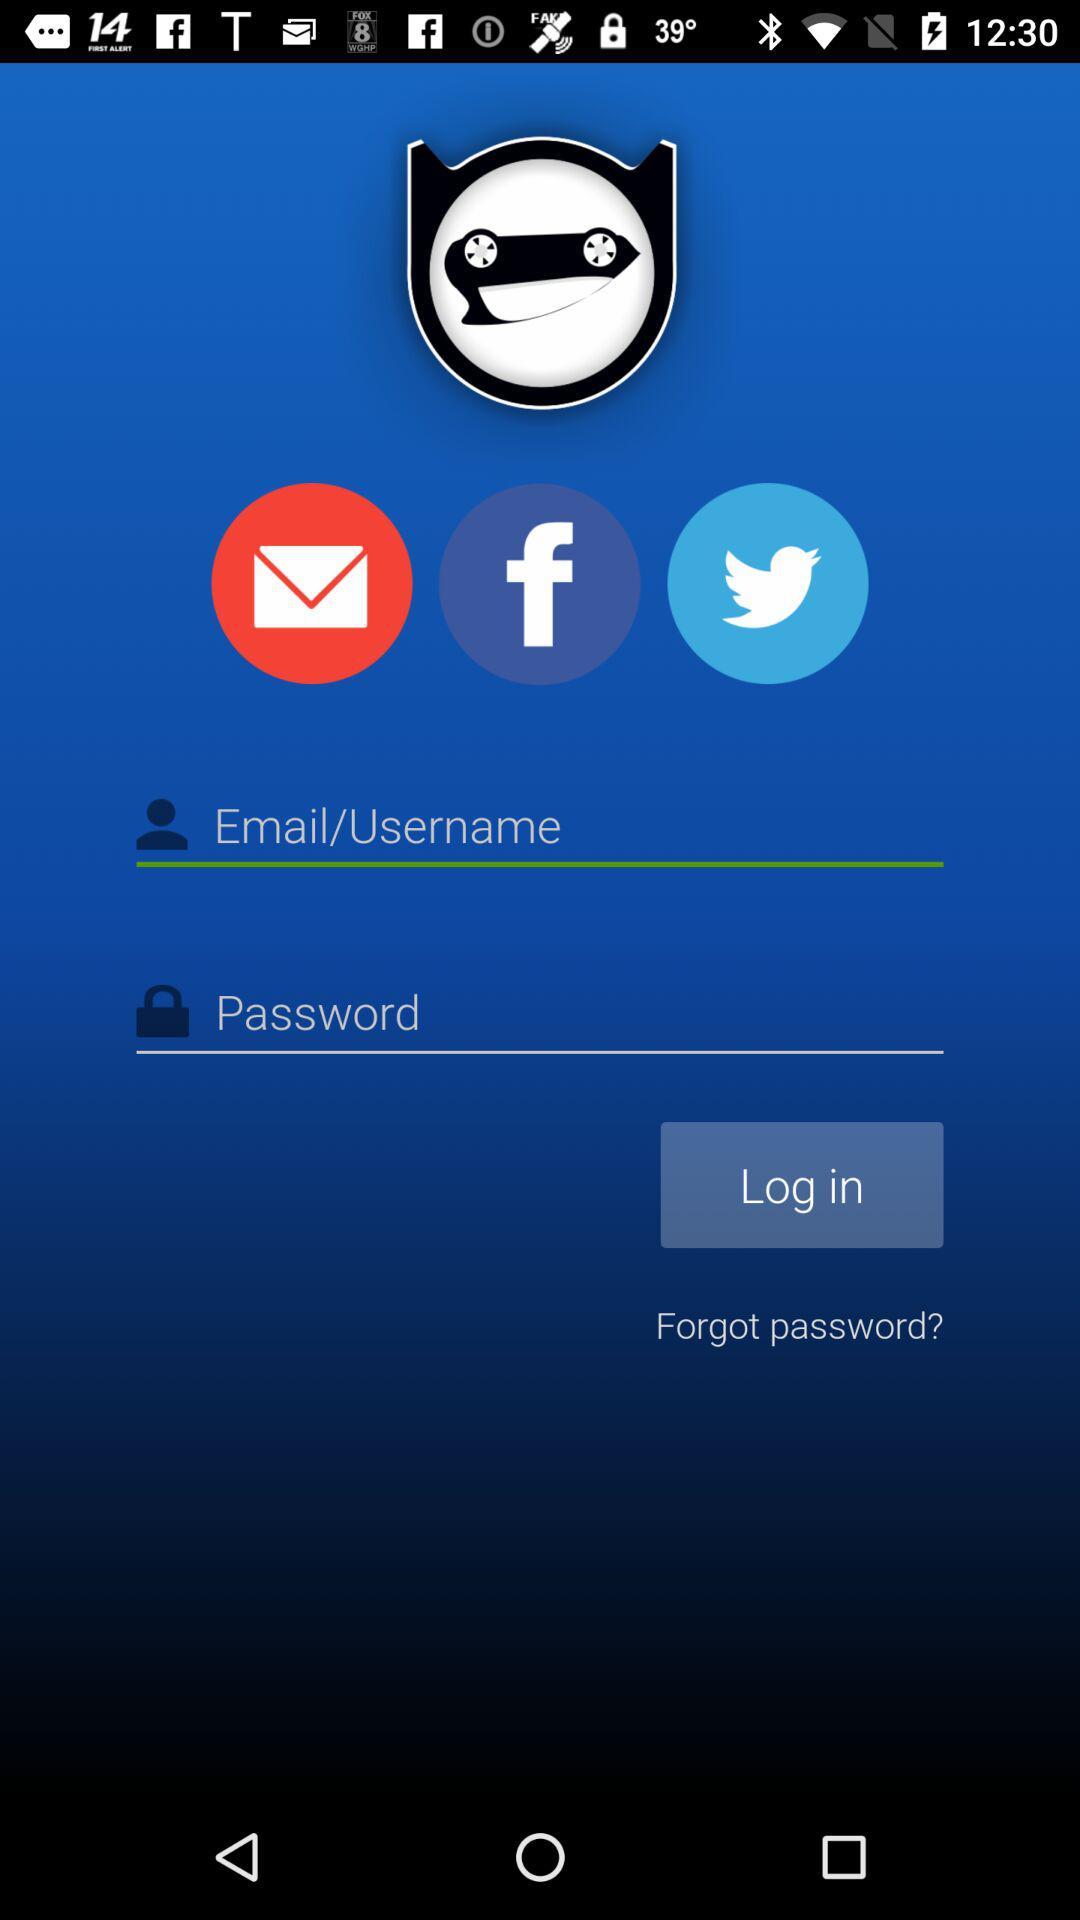 The width and height of the screenshot is (1080, 1920). I want to click on twitter, so click(766, 582).